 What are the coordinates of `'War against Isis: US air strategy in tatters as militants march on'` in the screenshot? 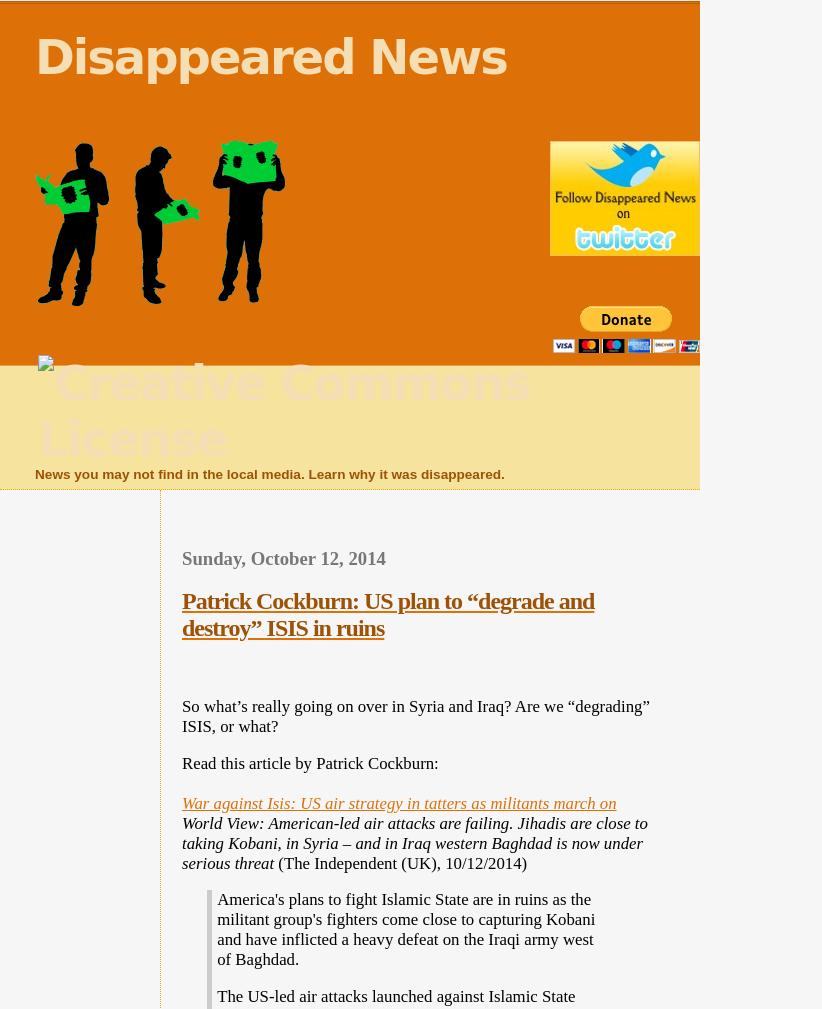 It's located at (398, 802).